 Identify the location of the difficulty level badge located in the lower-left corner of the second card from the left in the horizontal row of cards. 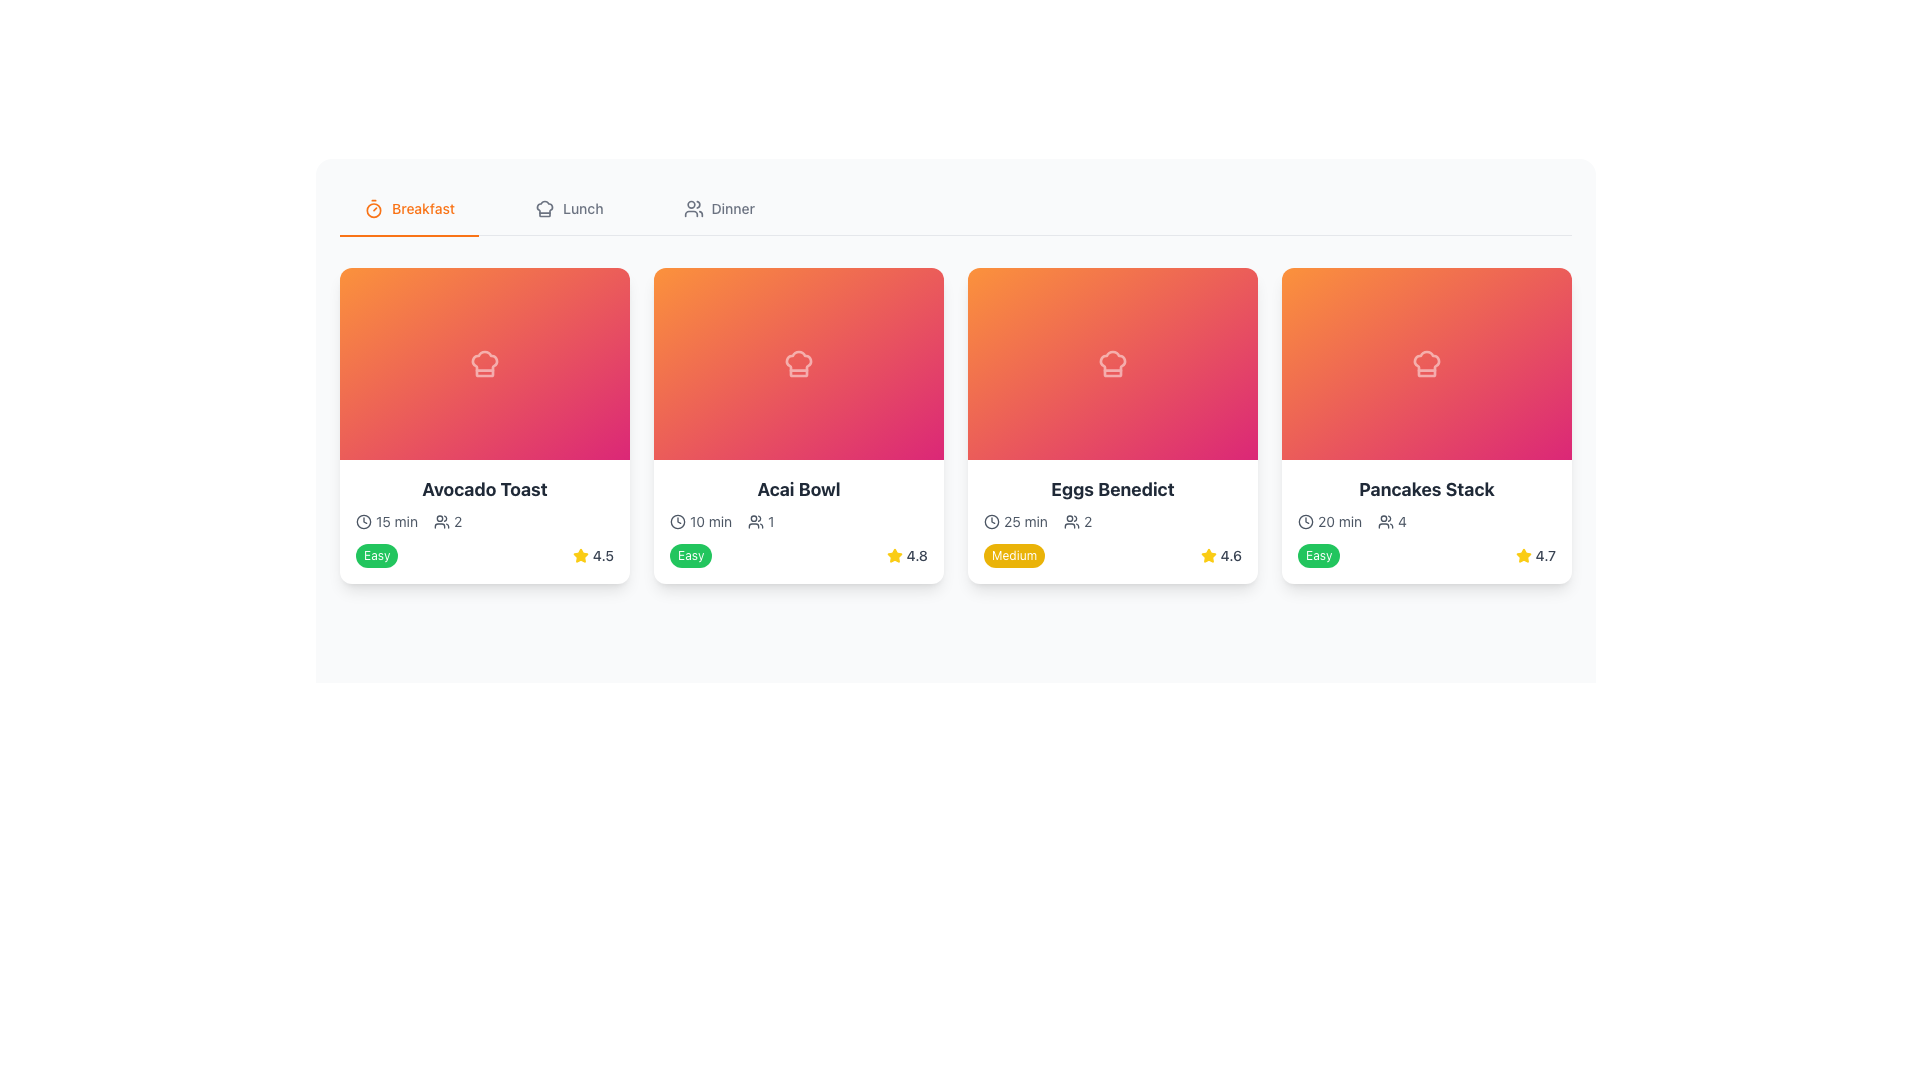
(691, 555).